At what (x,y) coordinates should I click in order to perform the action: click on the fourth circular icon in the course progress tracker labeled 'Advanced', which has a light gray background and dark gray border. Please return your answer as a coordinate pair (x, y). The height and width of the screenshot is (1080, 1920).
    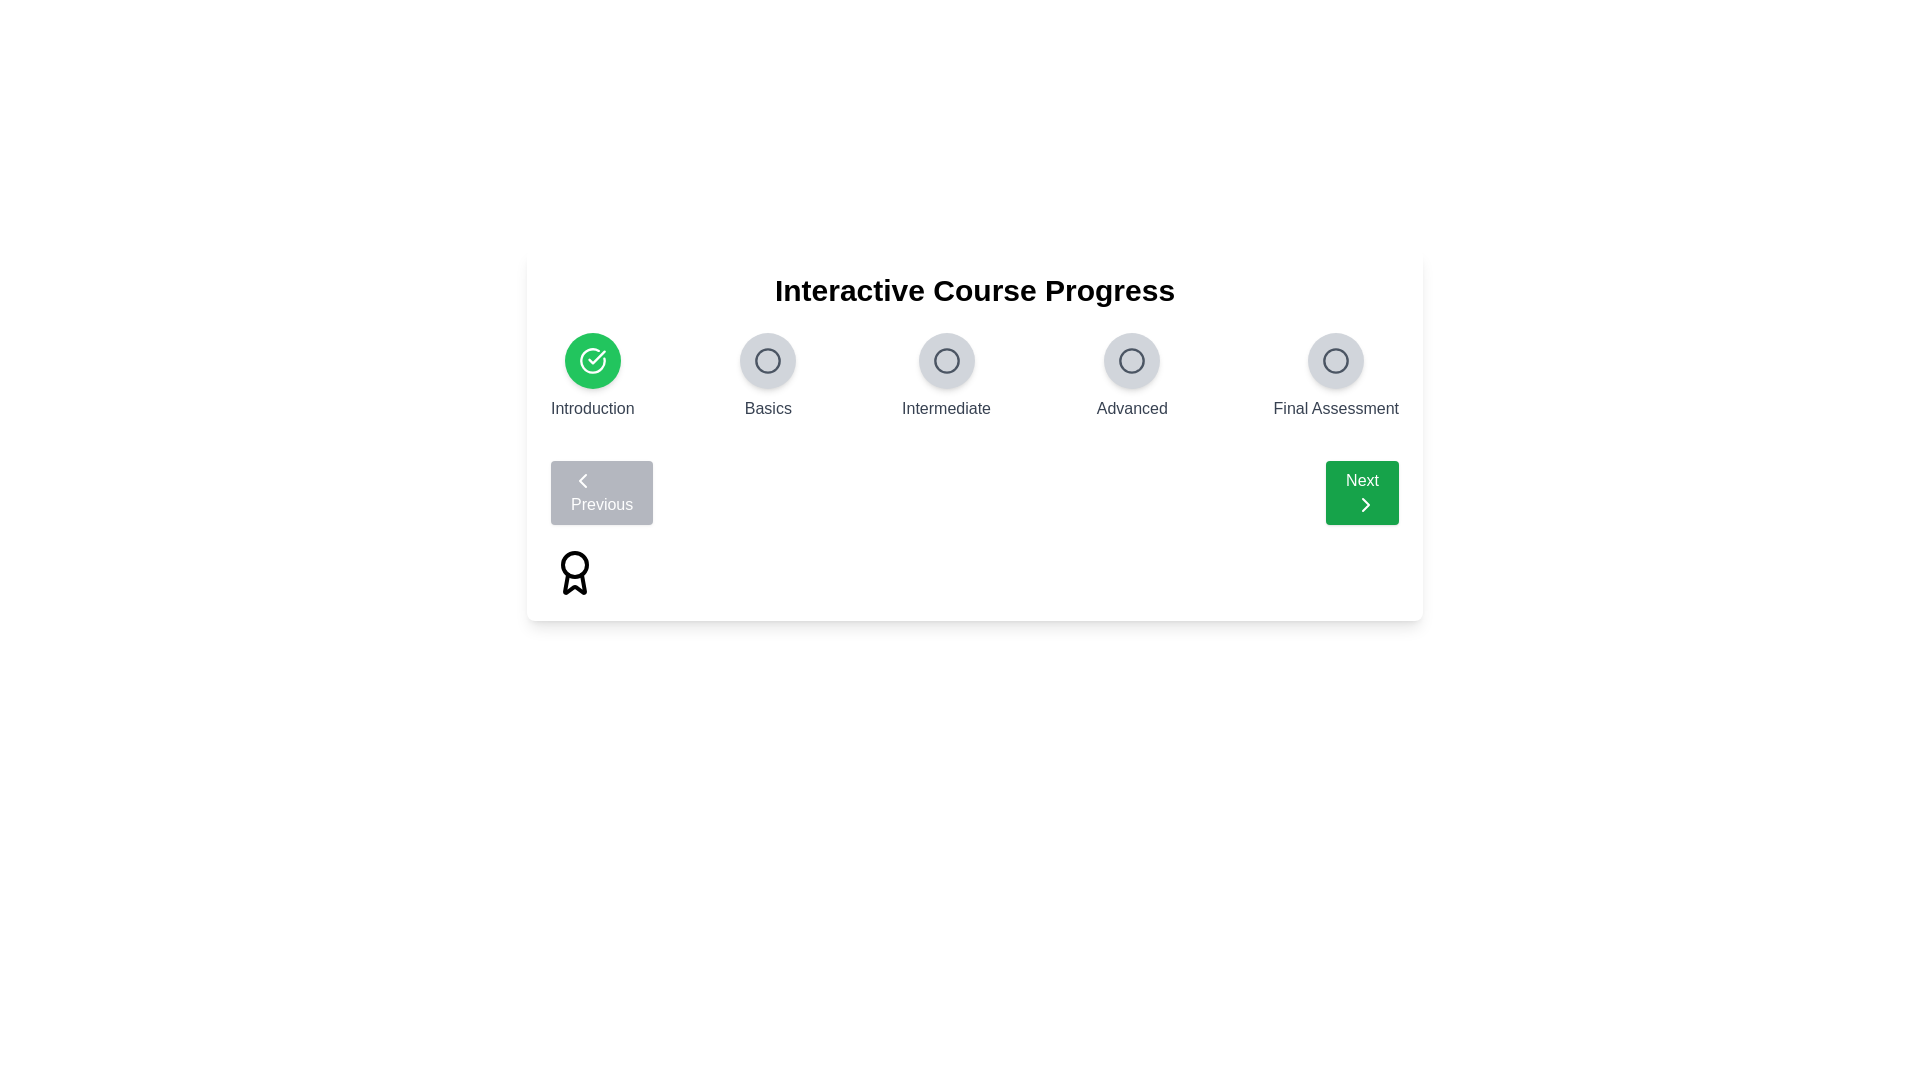
    Looking at the image, I should click on (1132, 361).